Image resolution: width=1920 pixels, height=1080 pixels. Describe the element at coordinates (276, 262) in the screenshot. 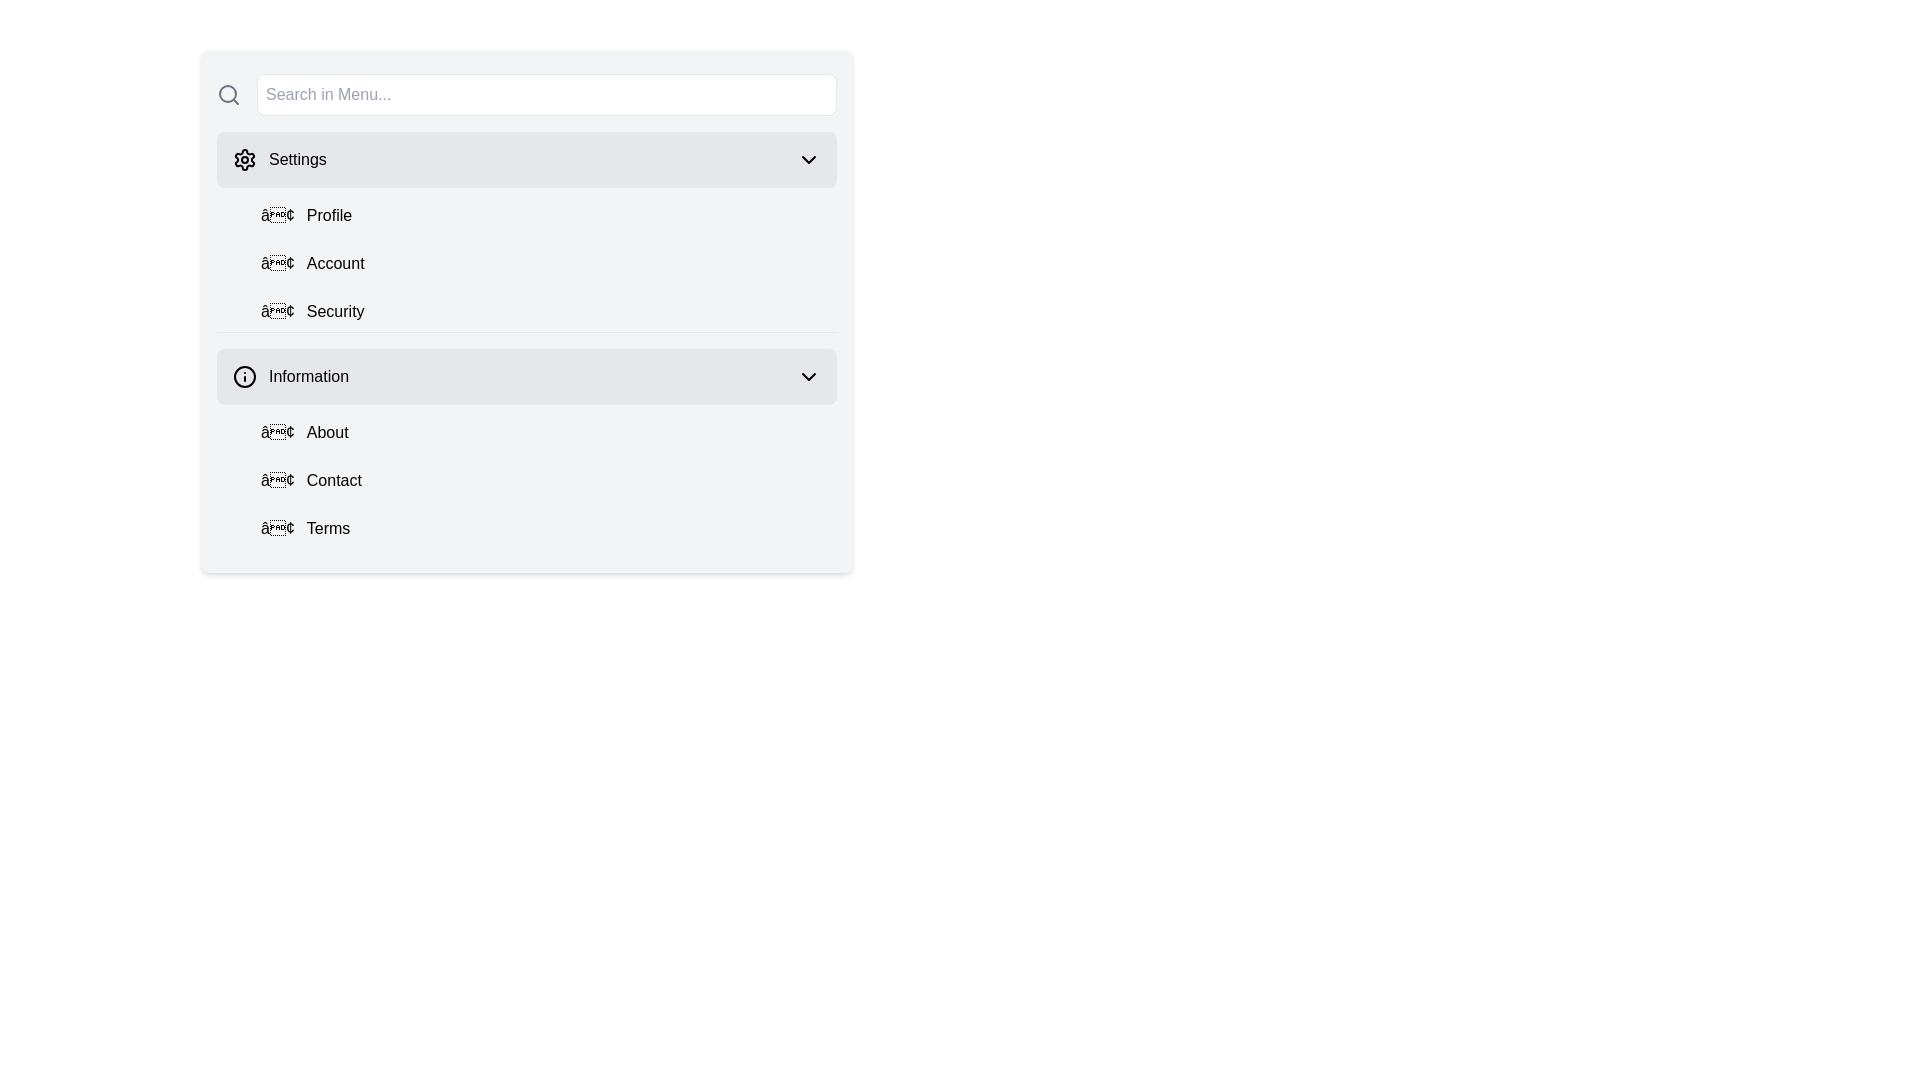

I see `the small circular bullet-like graphical element located to the left of the text 'Account'` at that location.